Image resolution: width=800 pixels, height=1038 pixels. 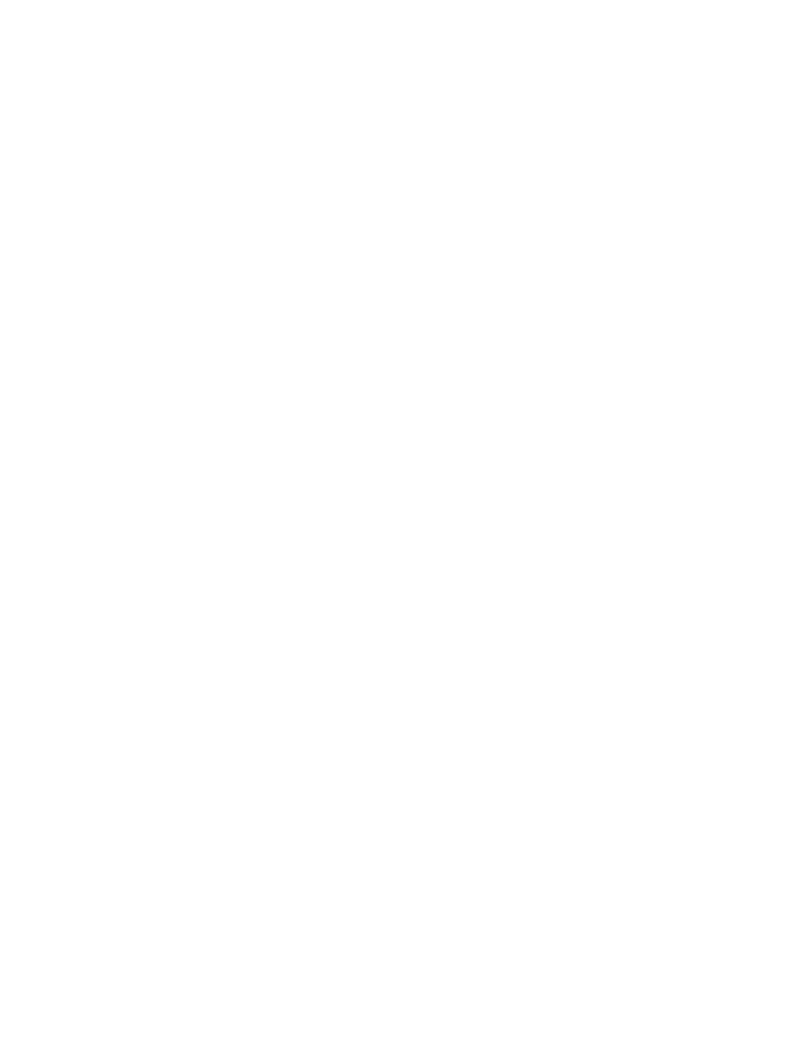 I want to click on 'Reddit', so click(x=542, y=1017).